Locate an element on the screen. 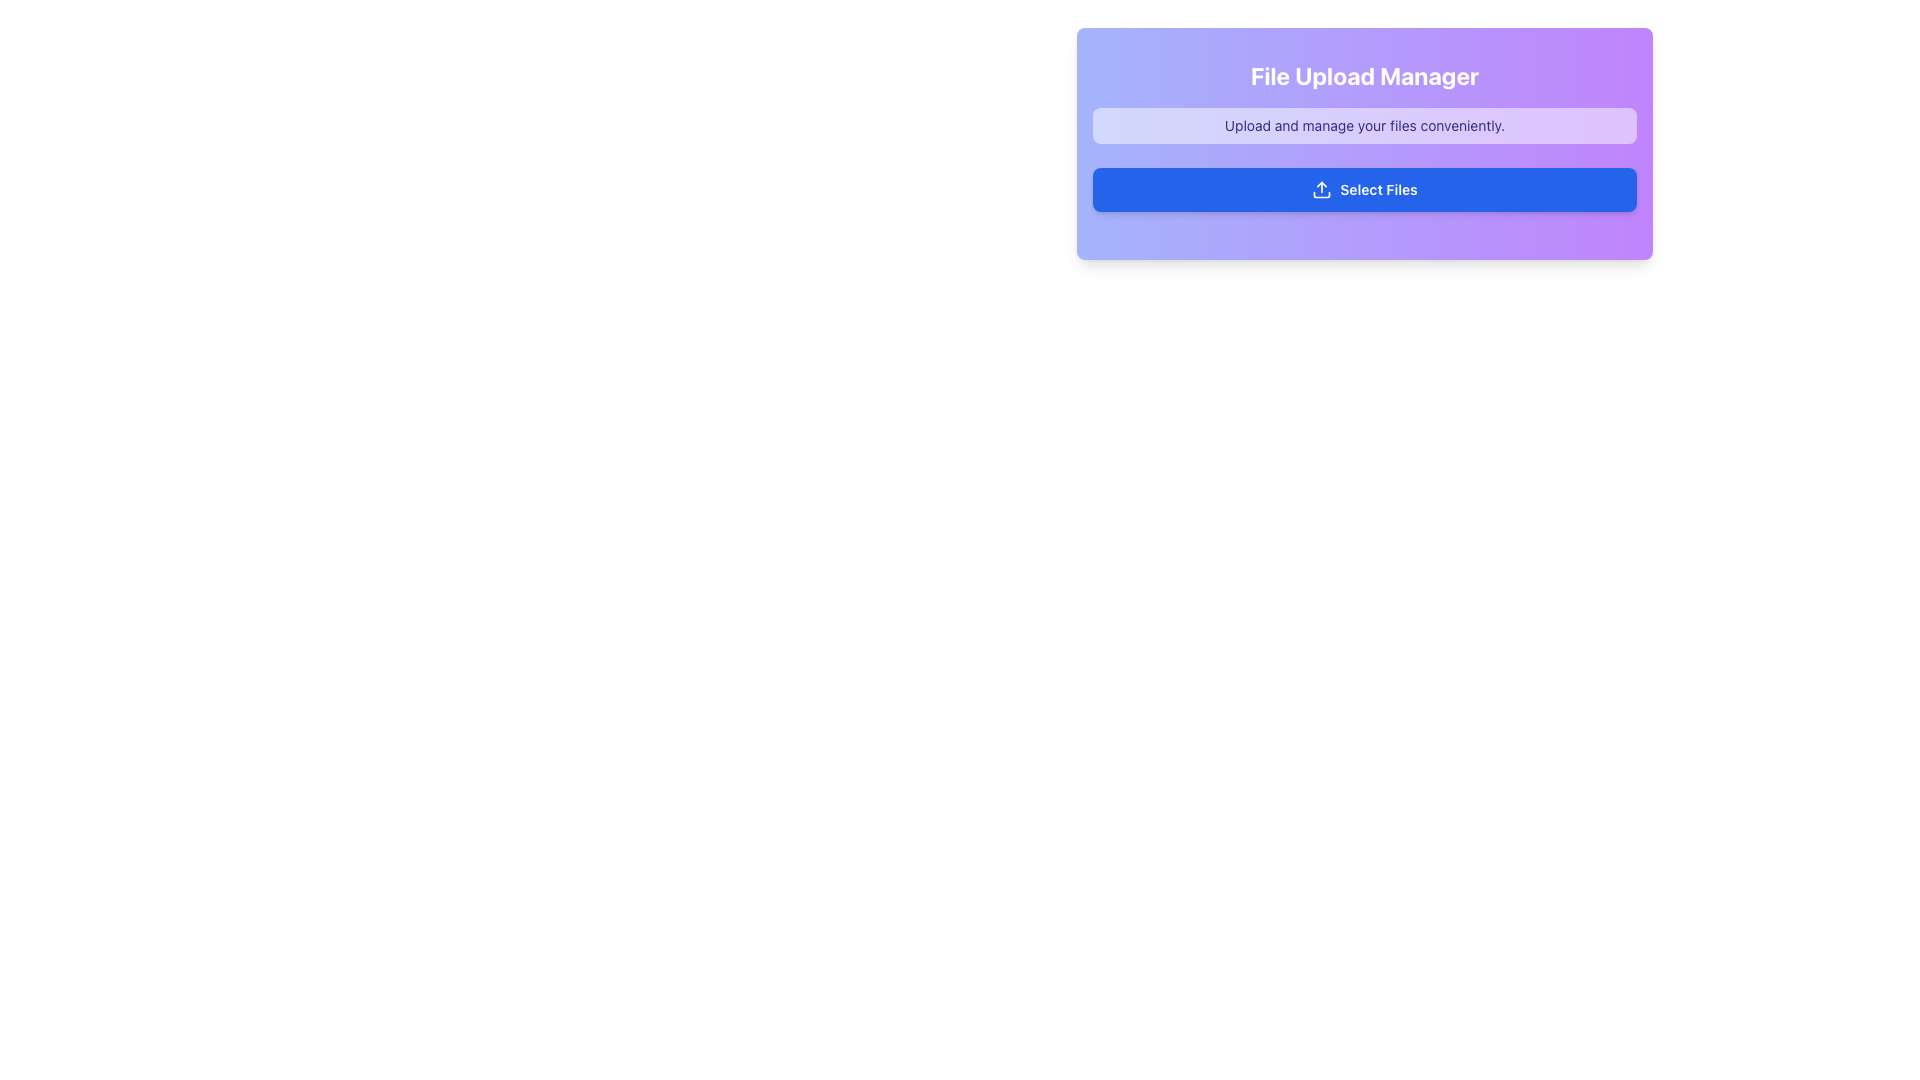 This screenshot has width=1920, height=1080. the 'Select Files' button, which is a deep blue rounded rectangular button with white text and an upload icon is located at coordinates (1363, 189).